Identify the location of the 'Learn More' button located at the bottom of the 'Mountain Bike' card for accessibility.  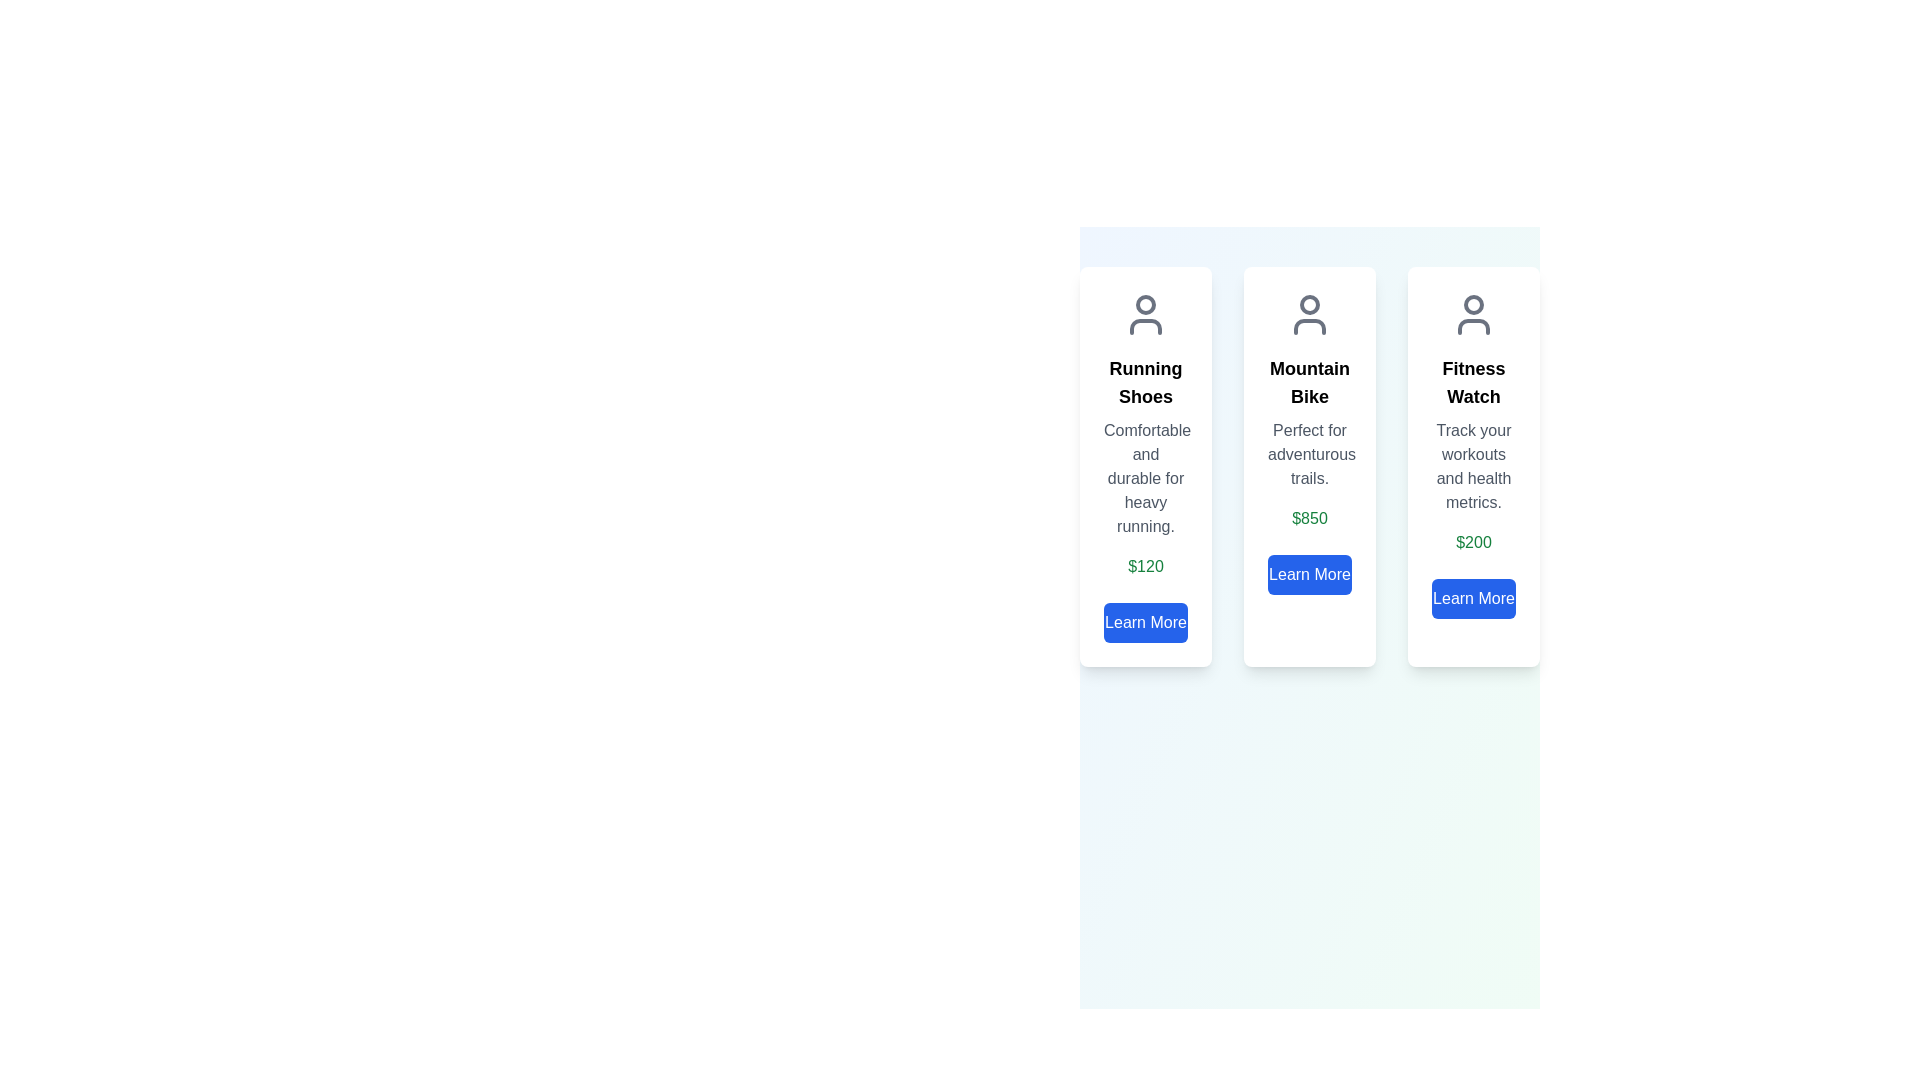
(1310, 574).